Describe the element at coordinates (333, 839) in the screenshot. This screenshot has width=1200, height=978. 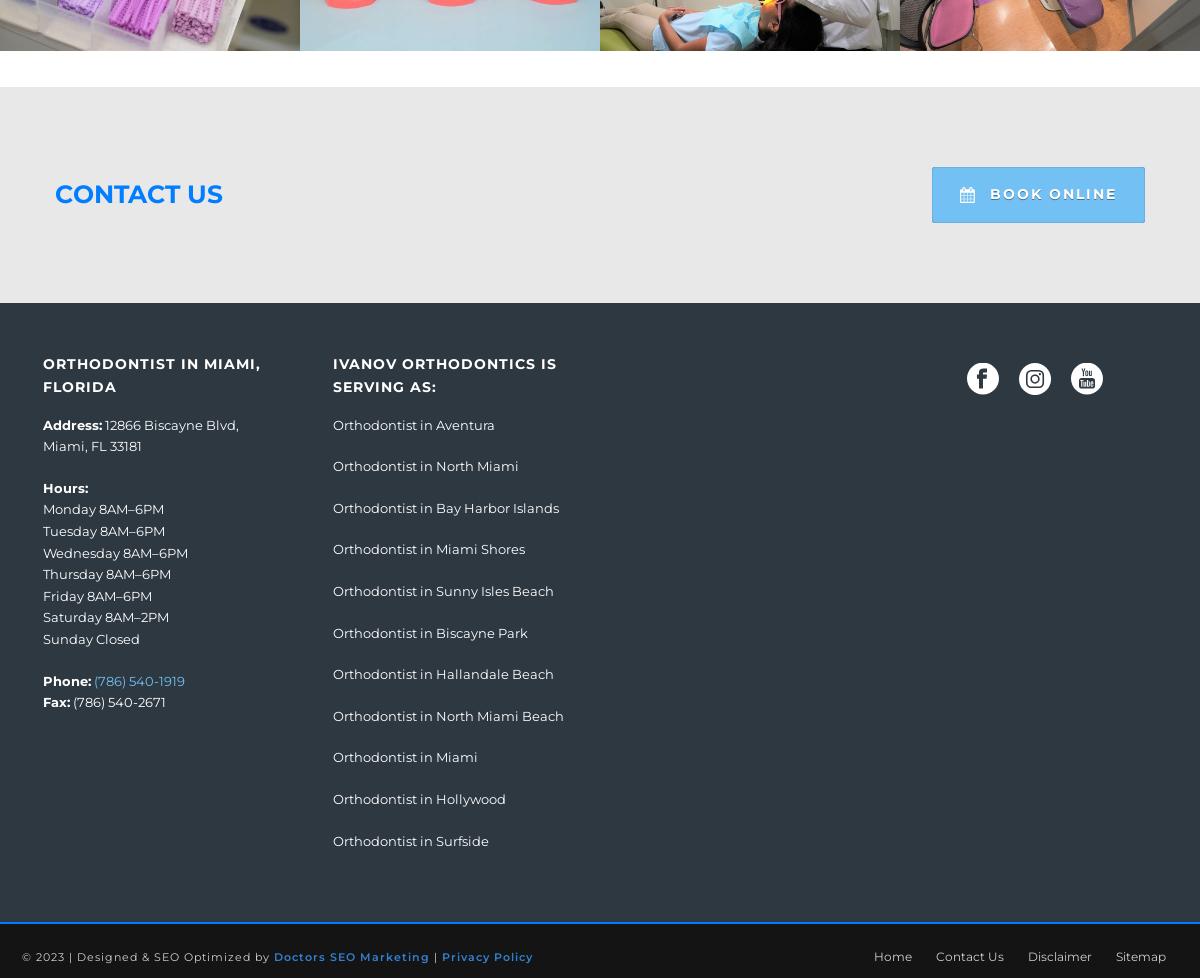
I see `'Orthodontist in Surfside'` at that location.